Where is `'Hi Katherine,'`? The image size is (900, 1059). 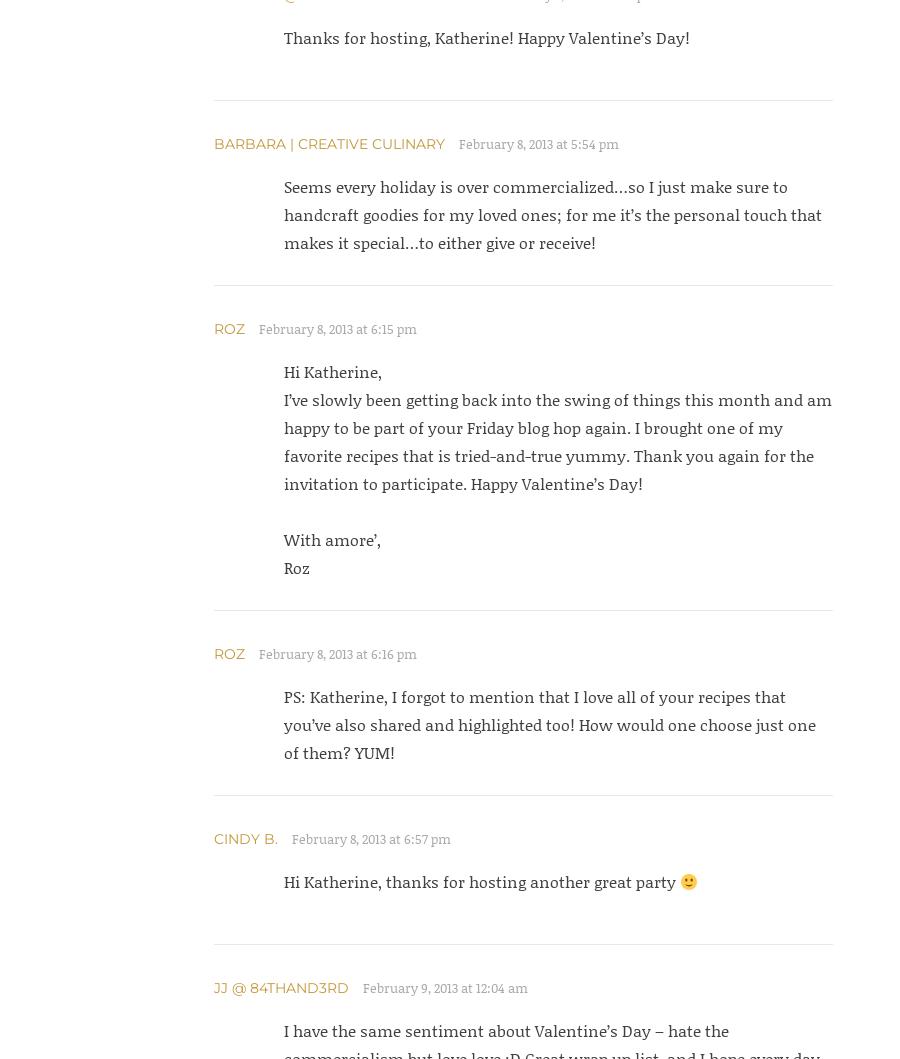 'Hi Katherine,' is located at coordinates (331, 370).